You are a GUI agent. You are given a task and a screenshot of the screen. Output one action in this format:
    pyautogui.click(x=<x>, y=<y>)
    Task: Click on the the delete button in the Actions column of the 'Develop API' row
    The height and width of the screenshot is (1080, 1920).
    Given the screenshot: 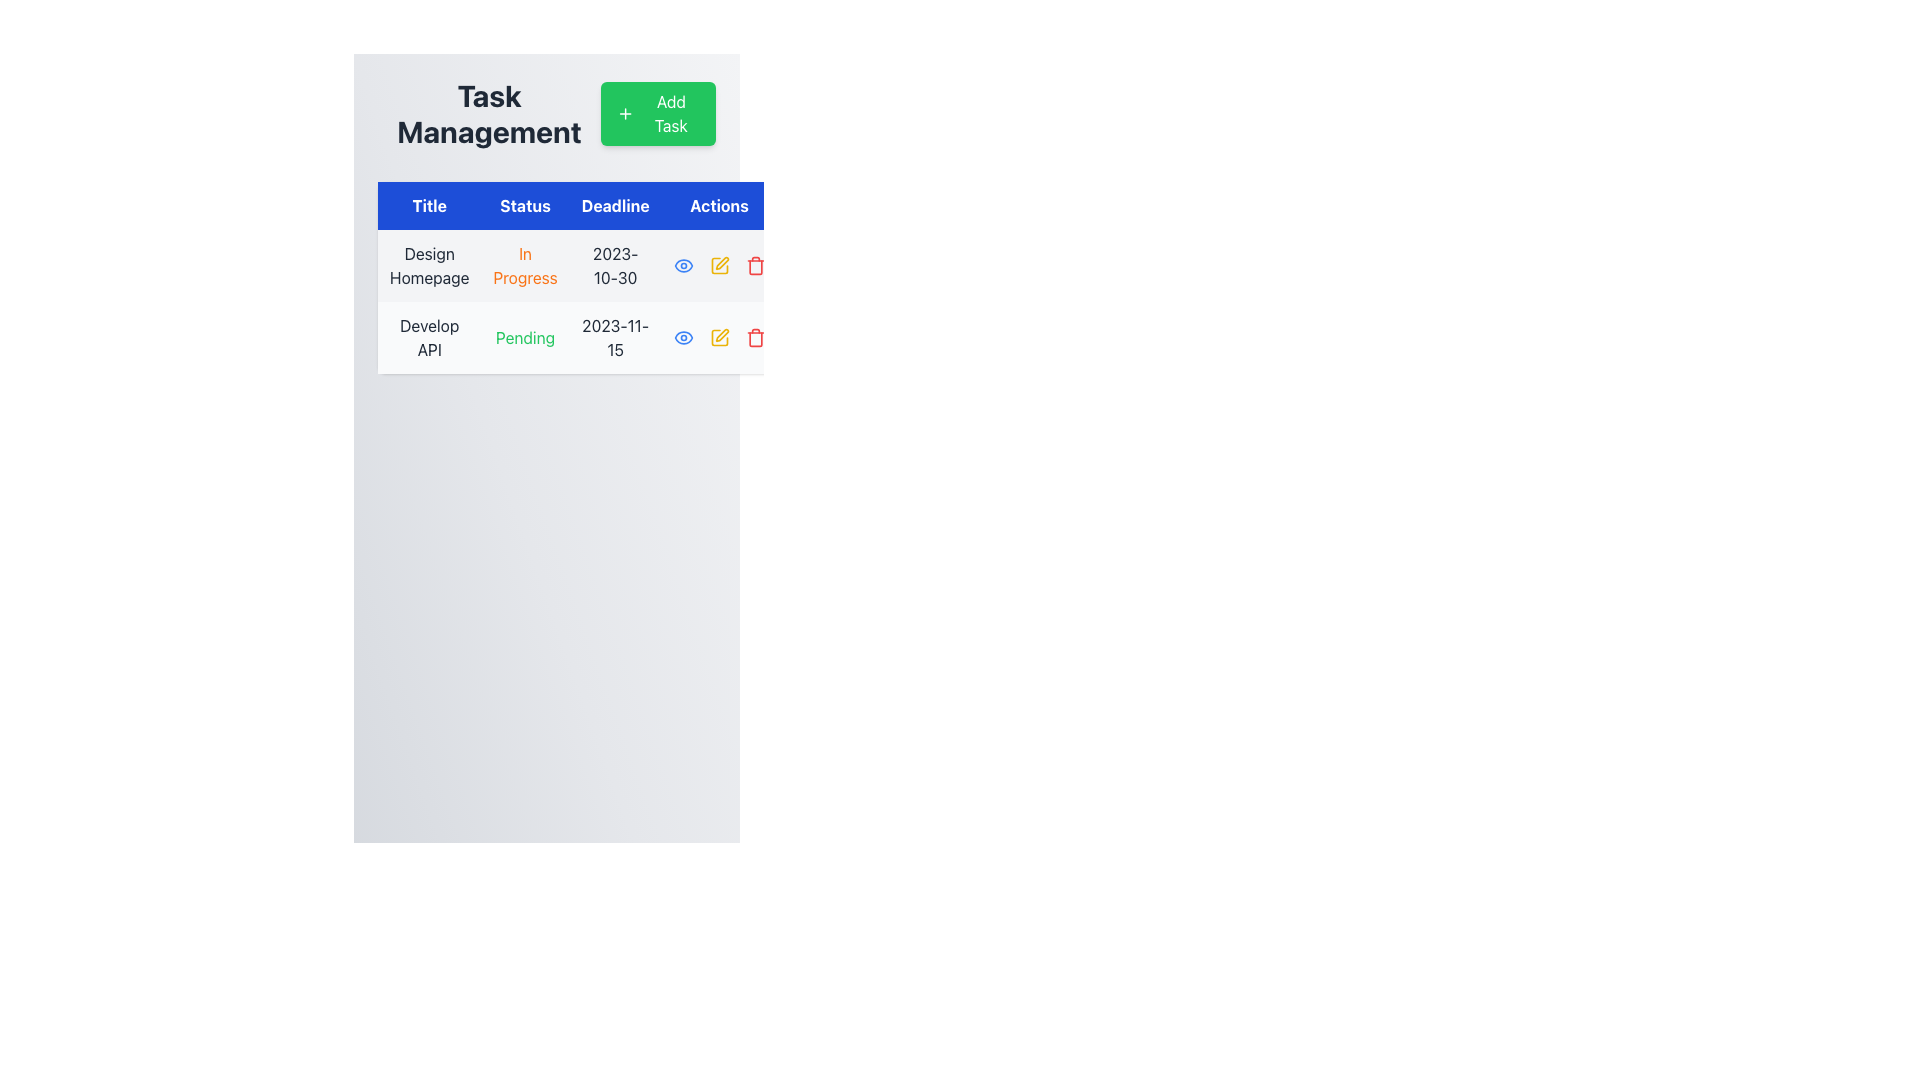 What is the action you would take?
    pyautogui.click(x=754, y=265)
    